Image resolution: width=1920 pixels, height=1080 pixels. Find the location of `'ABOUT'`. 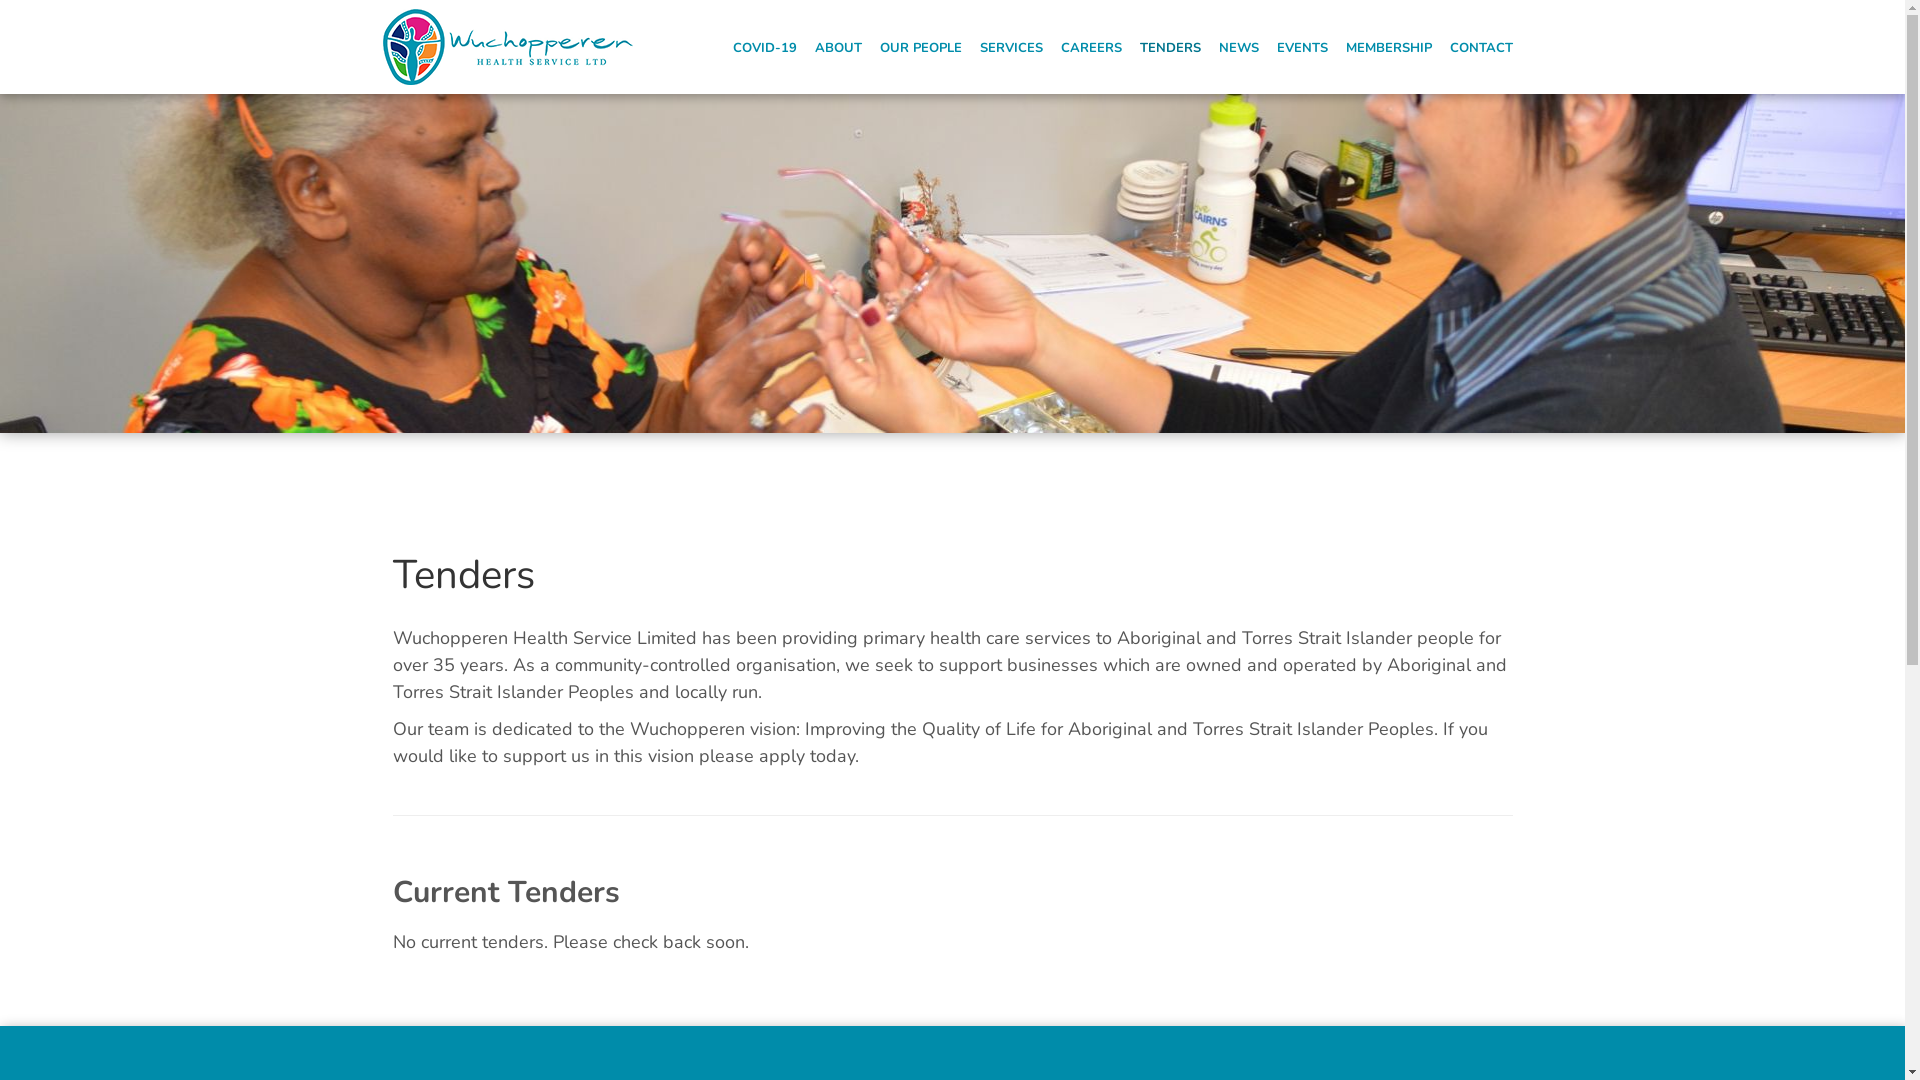

'ABOUT' is located at coordinates (838, 46).